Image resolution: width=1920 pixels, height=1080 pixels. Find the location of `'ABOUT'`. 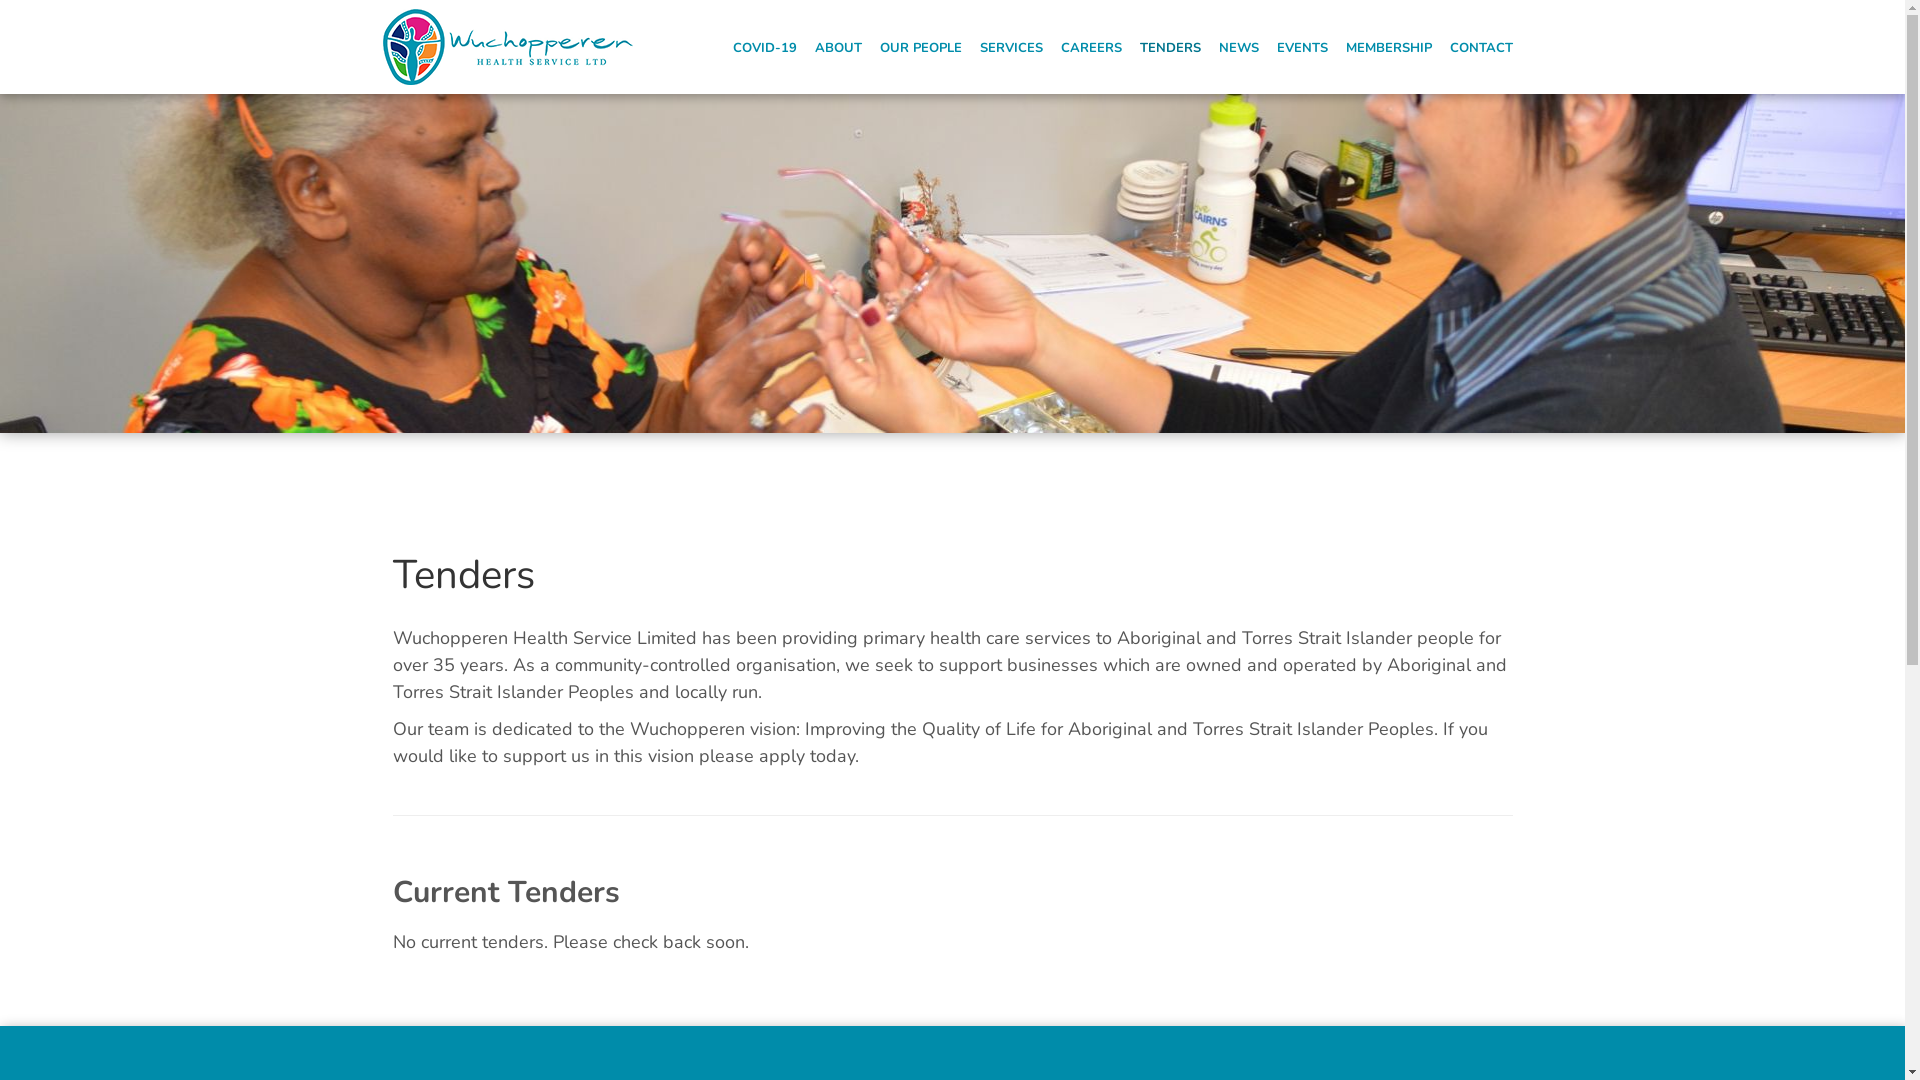

'ABOUT' is located at coordinates (838, 46).